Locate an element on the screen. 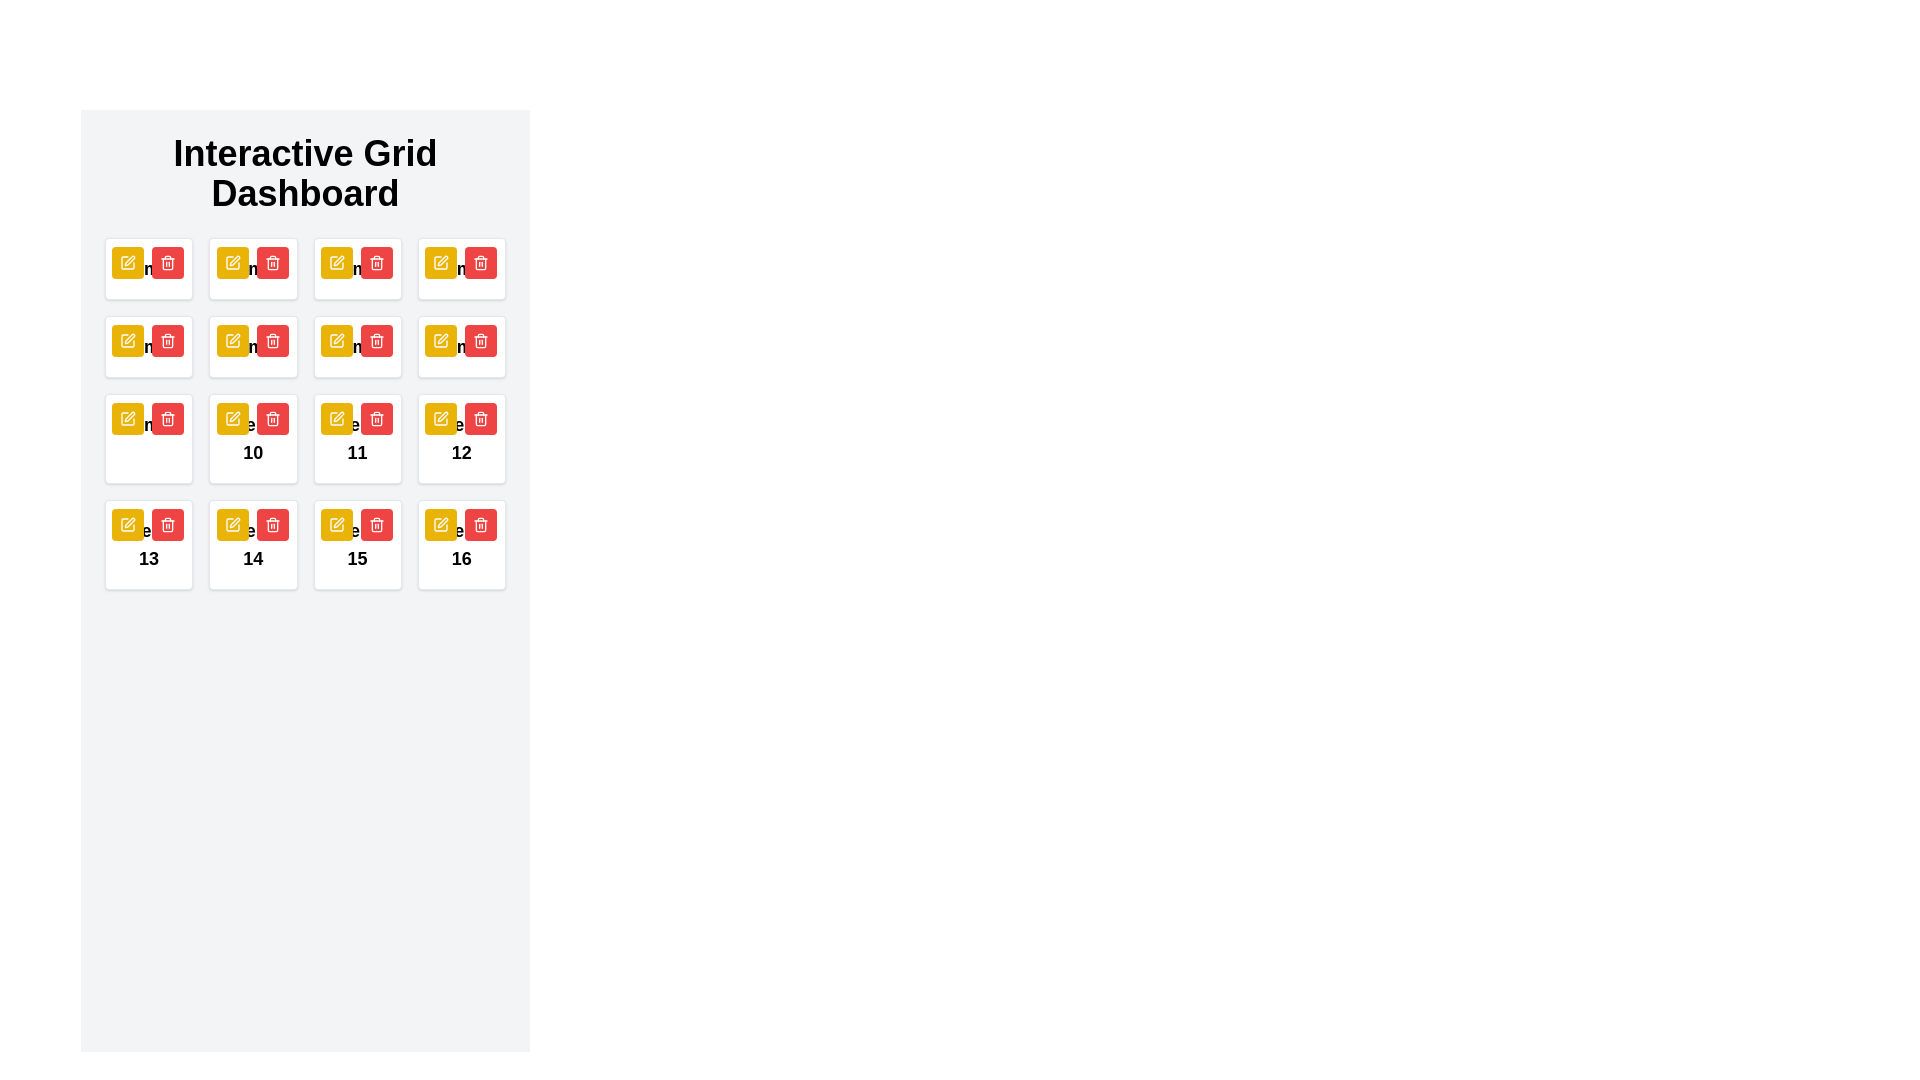 The image size is (1920, 1080). the 'Delete' button represented by a trash can icon, which is the second button in the grid layout, located adjacent to a yellow pencil button is located at coordinates (376, 523).